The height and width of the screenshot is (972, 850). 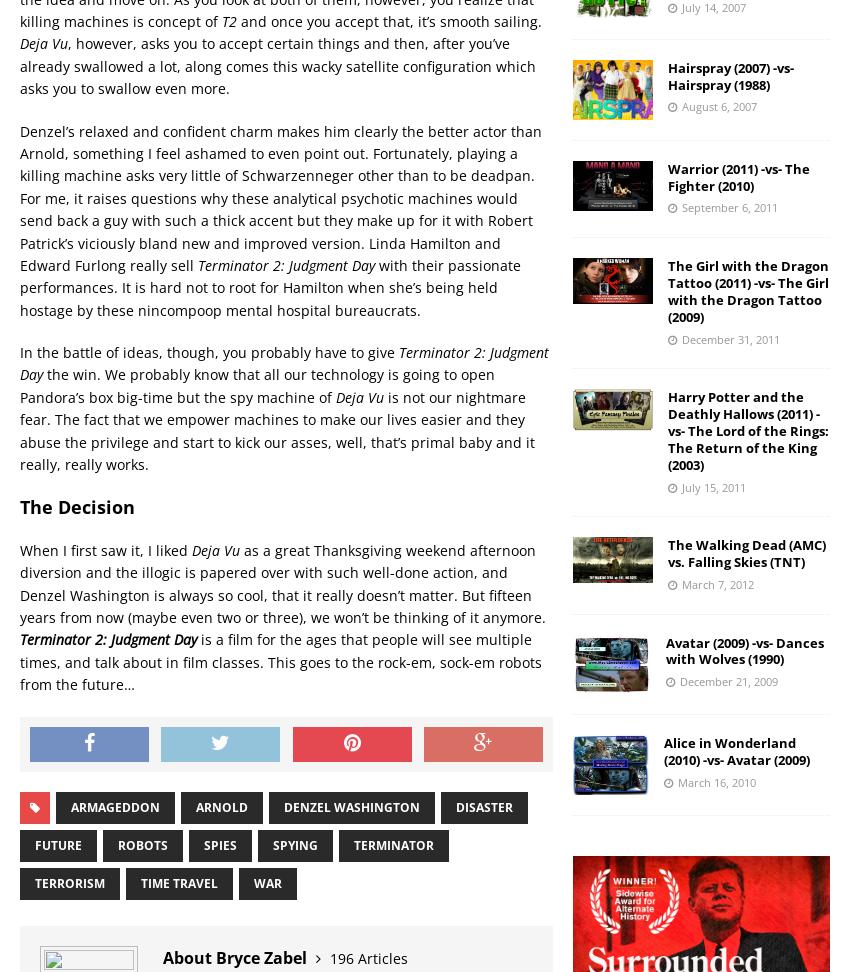 What do you see at coordinates (718, 105) in the screenshot?
I see `'August 6, 2007'` at bounding box center [718, 105].